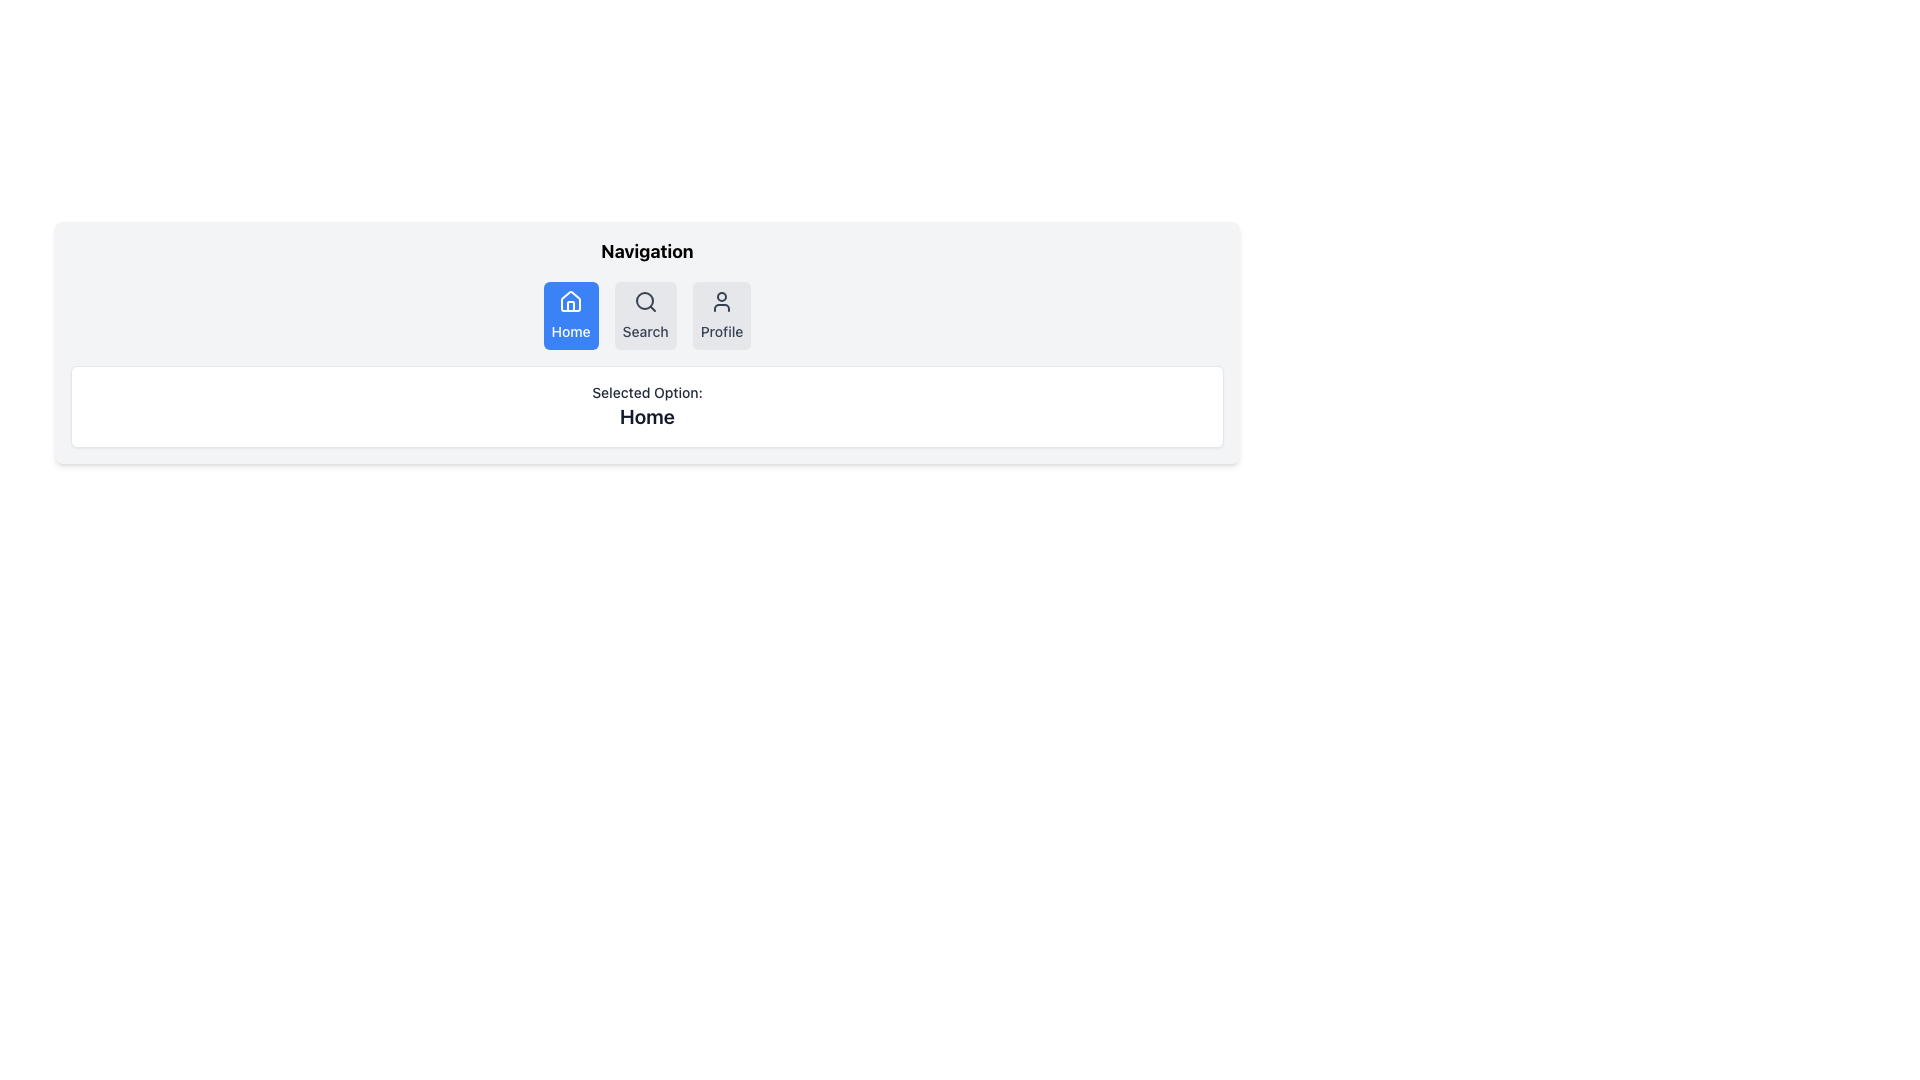  What do you see at coordinates (645, 330) in the screenshot?
I see `the static text label for the 'Search' button, located at the lower portion of the button in the navigation bar, which is the second button in a row of three, between the 'Home' and 'Profile' buttons` at bounding box center [645, 330].